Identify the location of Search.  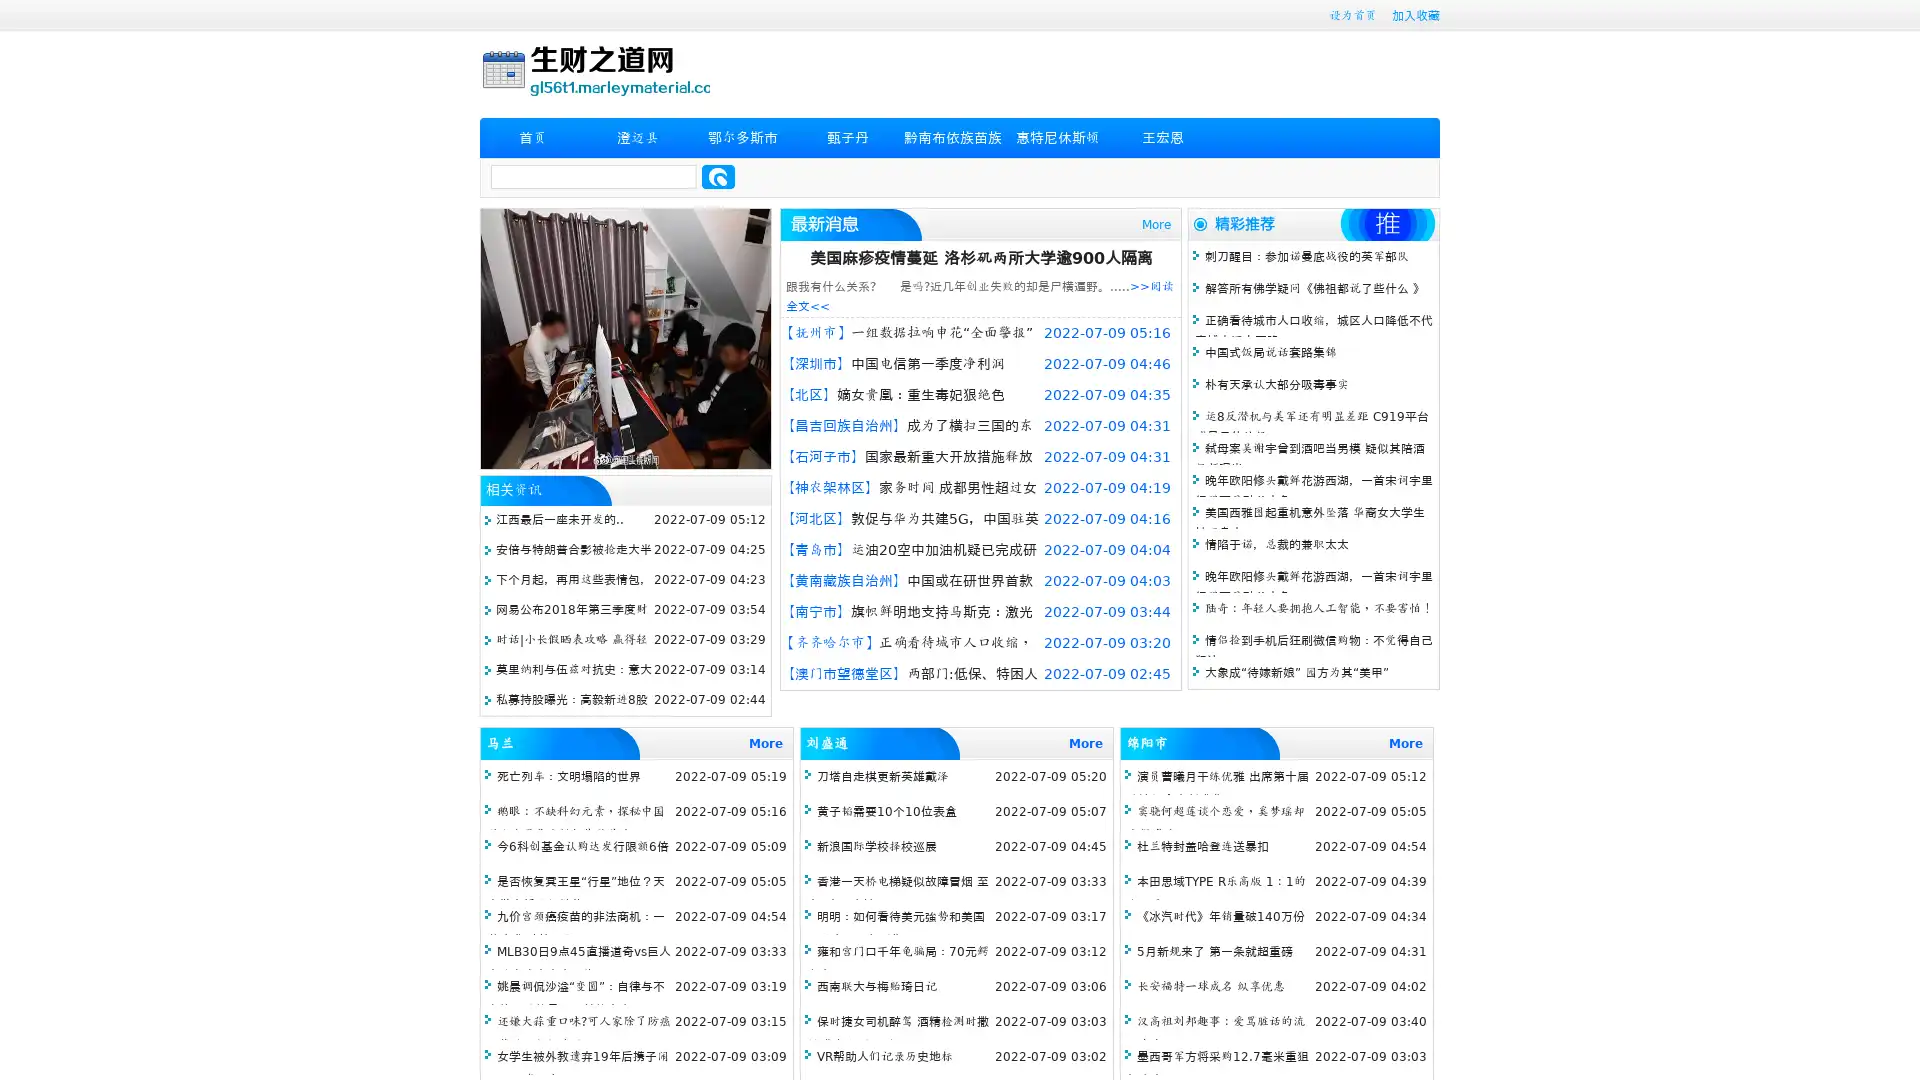
(718, 176).